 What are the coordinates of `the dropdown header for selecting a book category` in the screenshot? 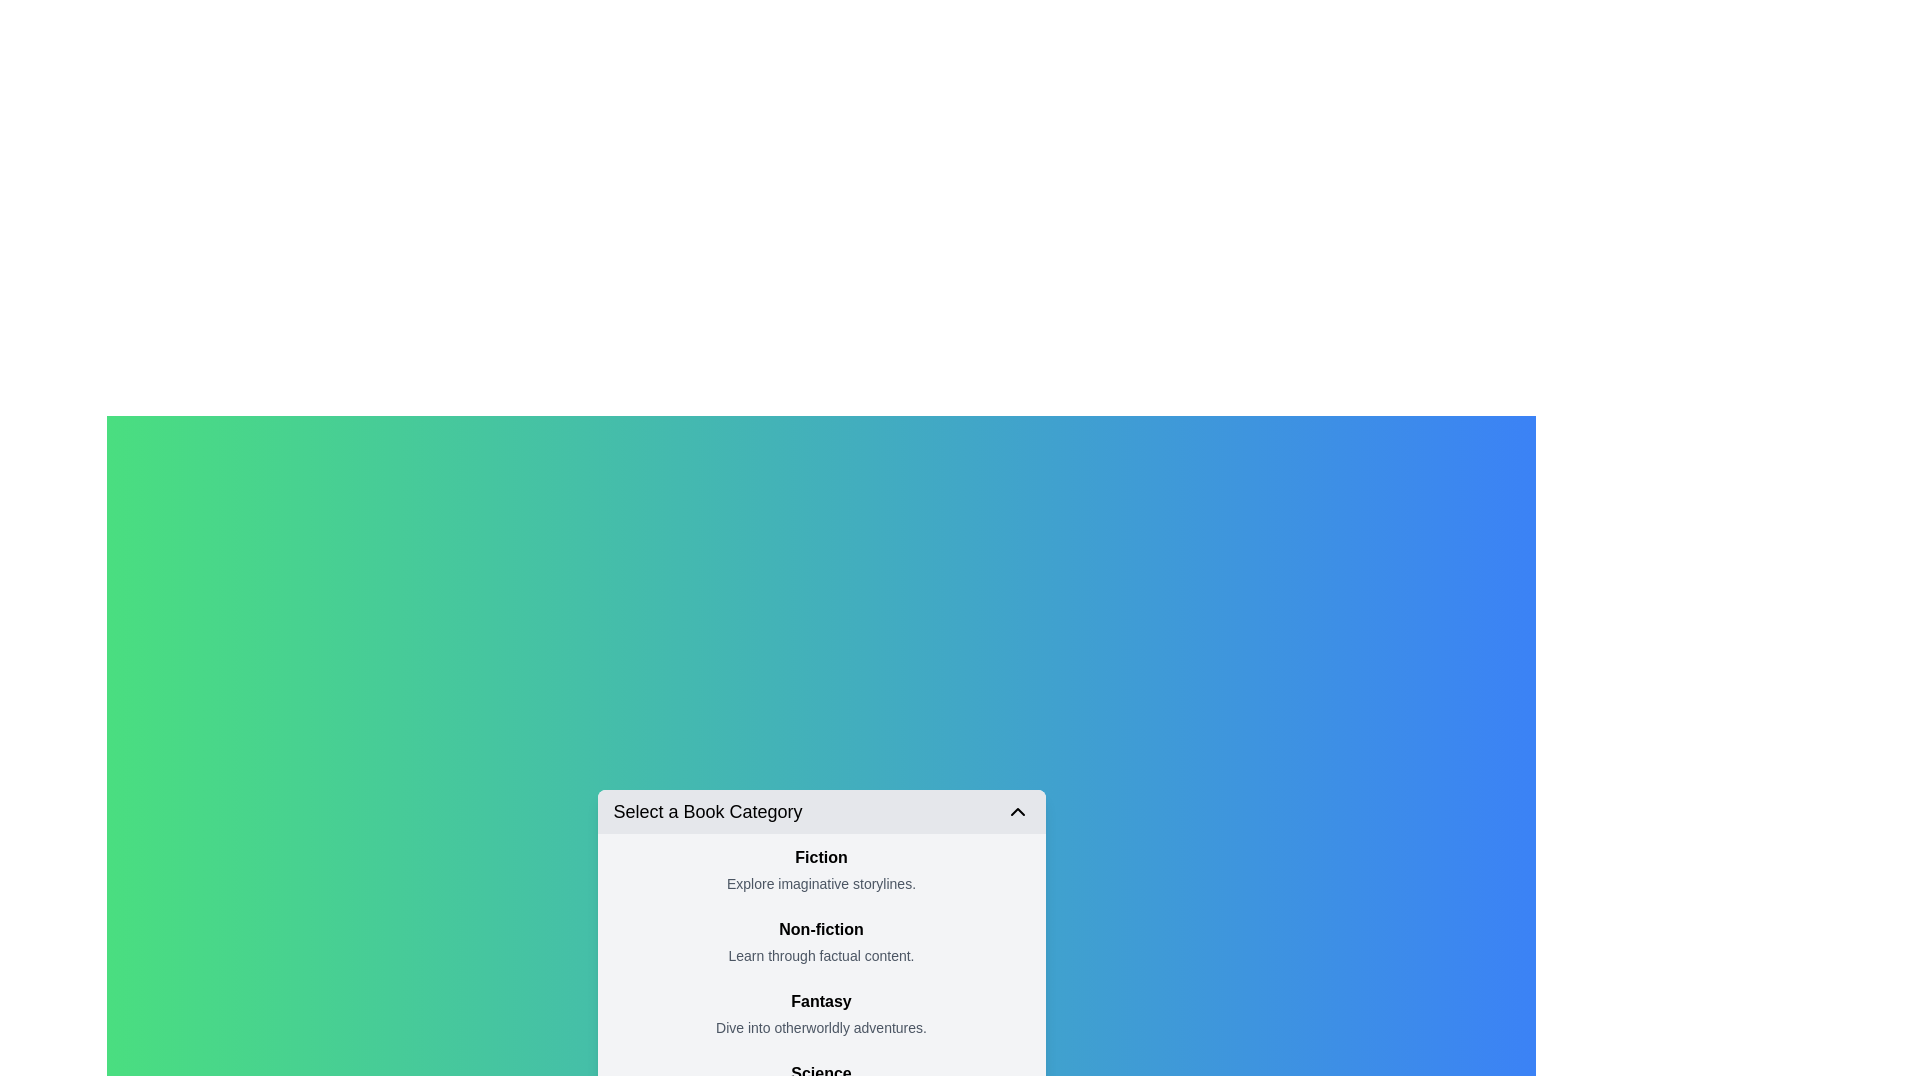 It's located at (821, 812).